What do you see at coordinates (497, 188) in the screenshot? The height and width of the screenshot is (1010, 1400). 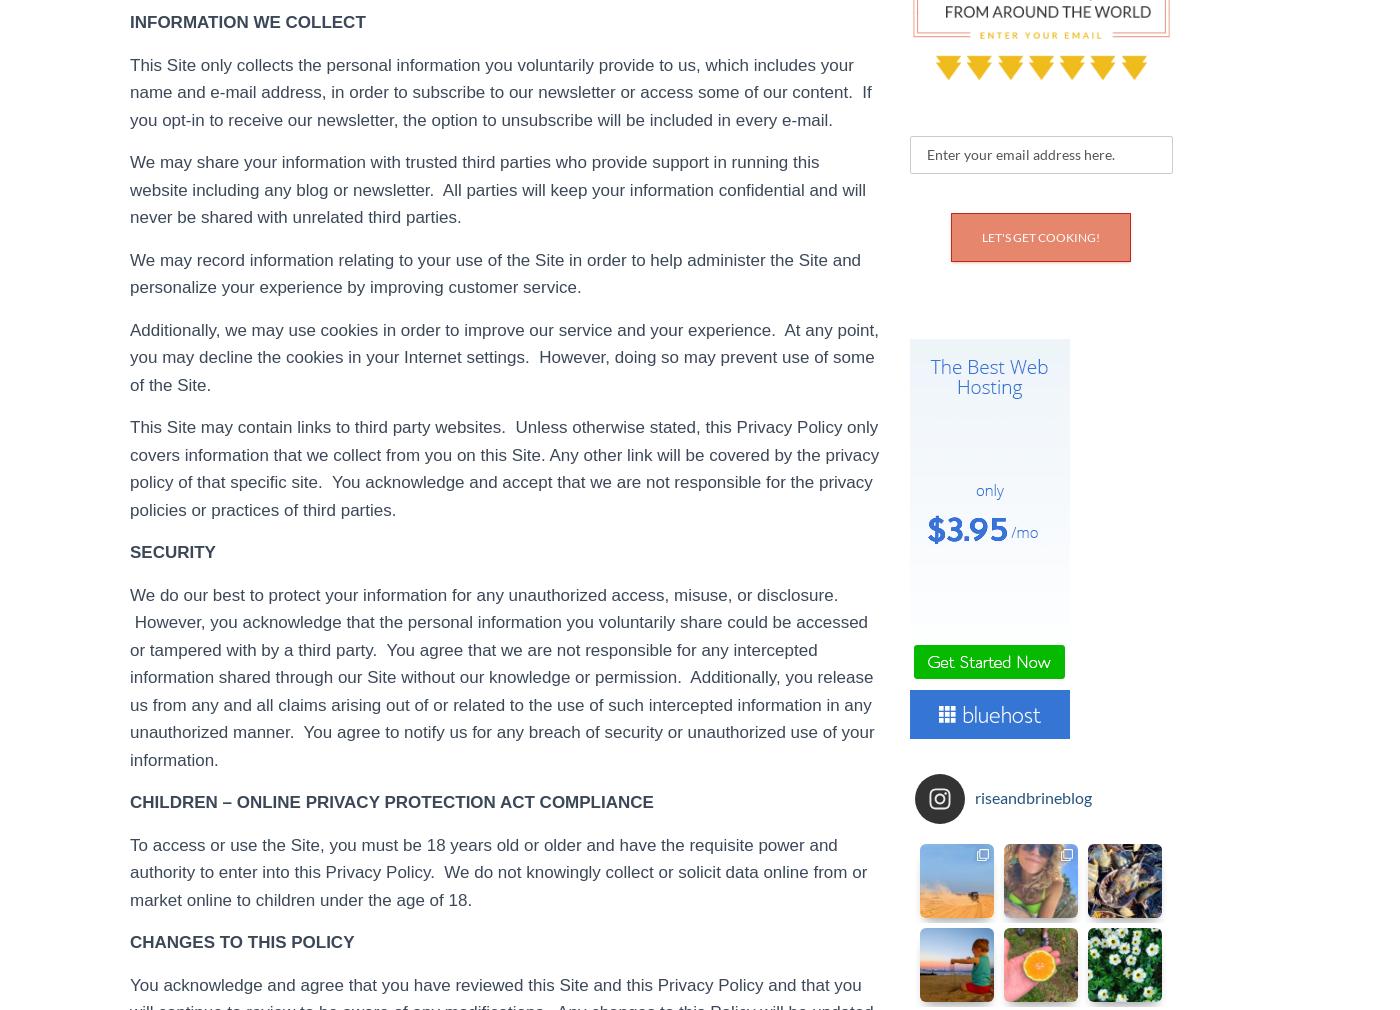 I see `'We may share your information with trusted third parties who provide support in running this website including any blog or newsletter.  All parties will keep your information confidential and will never be shared with unrelated third parties.'` at bounding box center [497, 188].